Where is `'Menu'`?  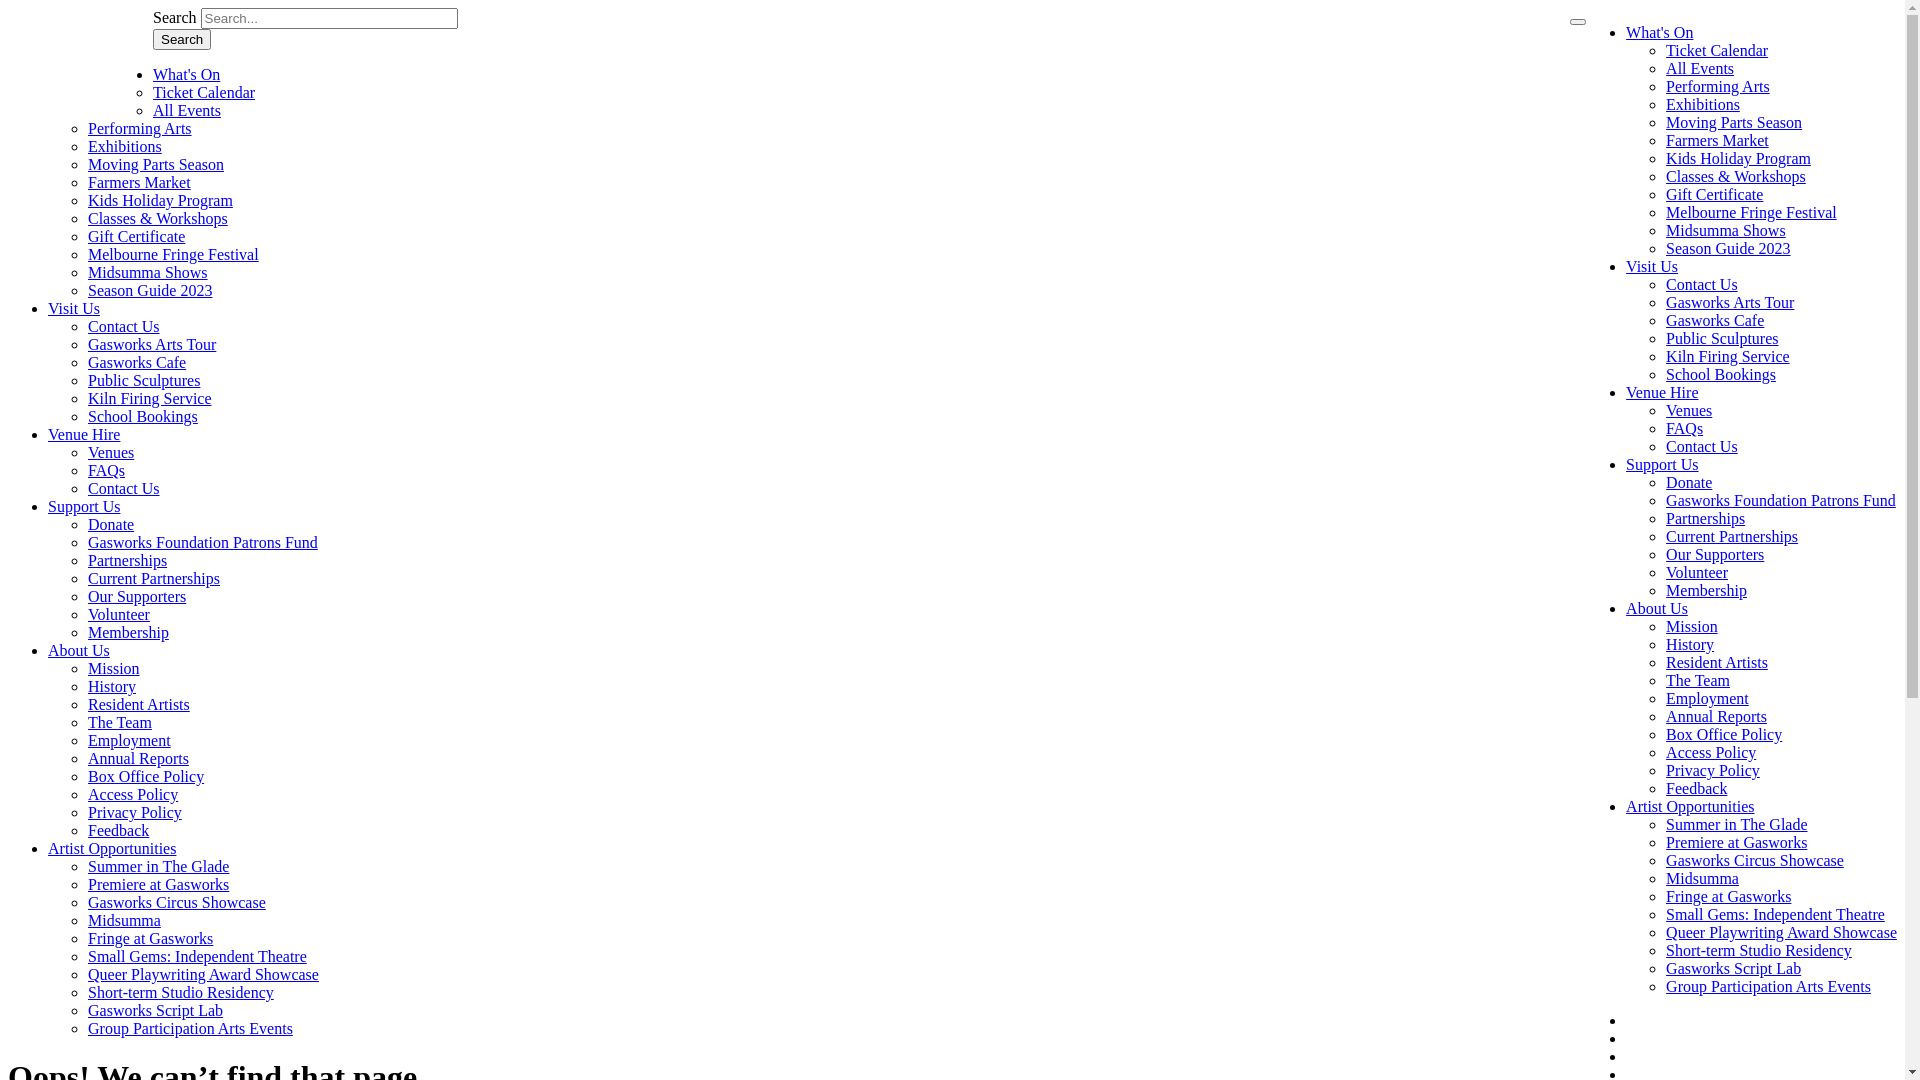 'Menu' is located at coordinates (1568, 22).